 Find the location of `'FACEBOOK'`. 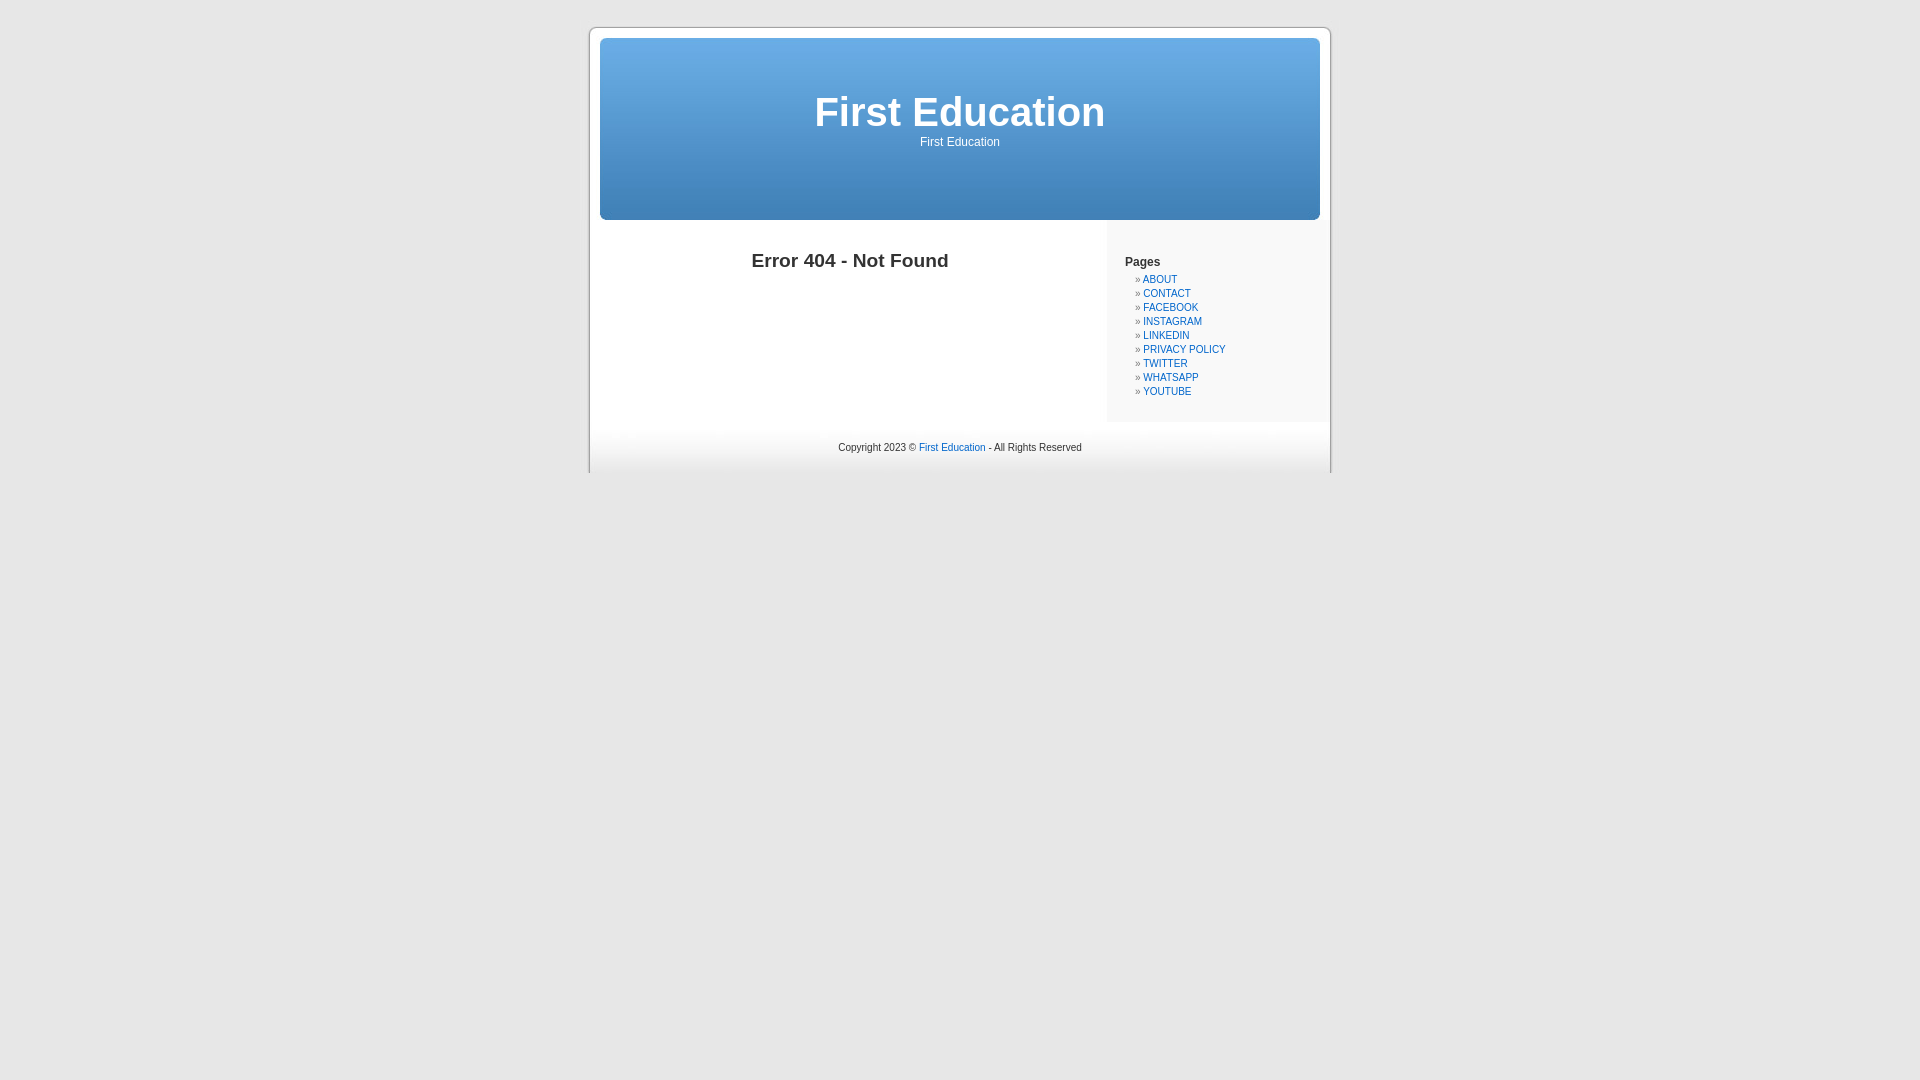

'FACEBOOK' is located at coordinates (1170, 307).